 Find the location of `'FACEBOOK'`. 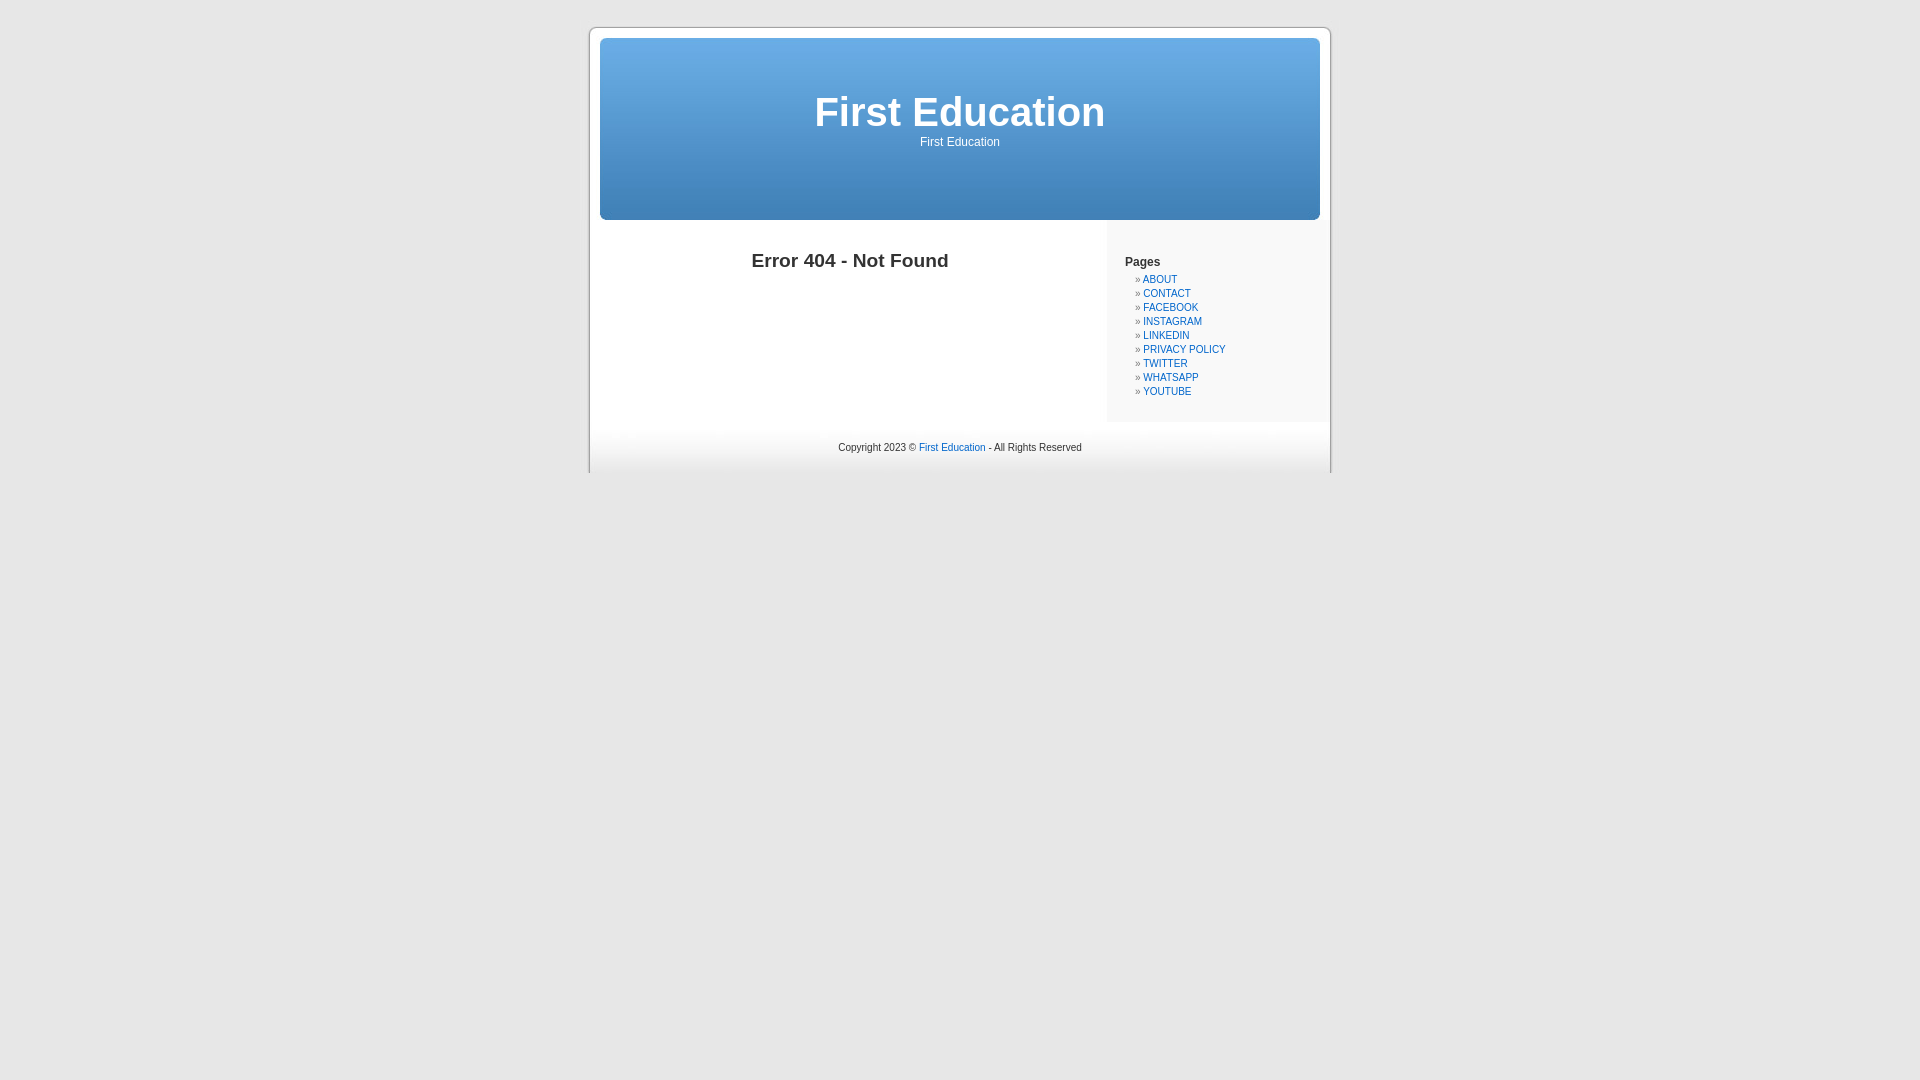

'FACEBOOK' is located at coordinates (1170, 307).